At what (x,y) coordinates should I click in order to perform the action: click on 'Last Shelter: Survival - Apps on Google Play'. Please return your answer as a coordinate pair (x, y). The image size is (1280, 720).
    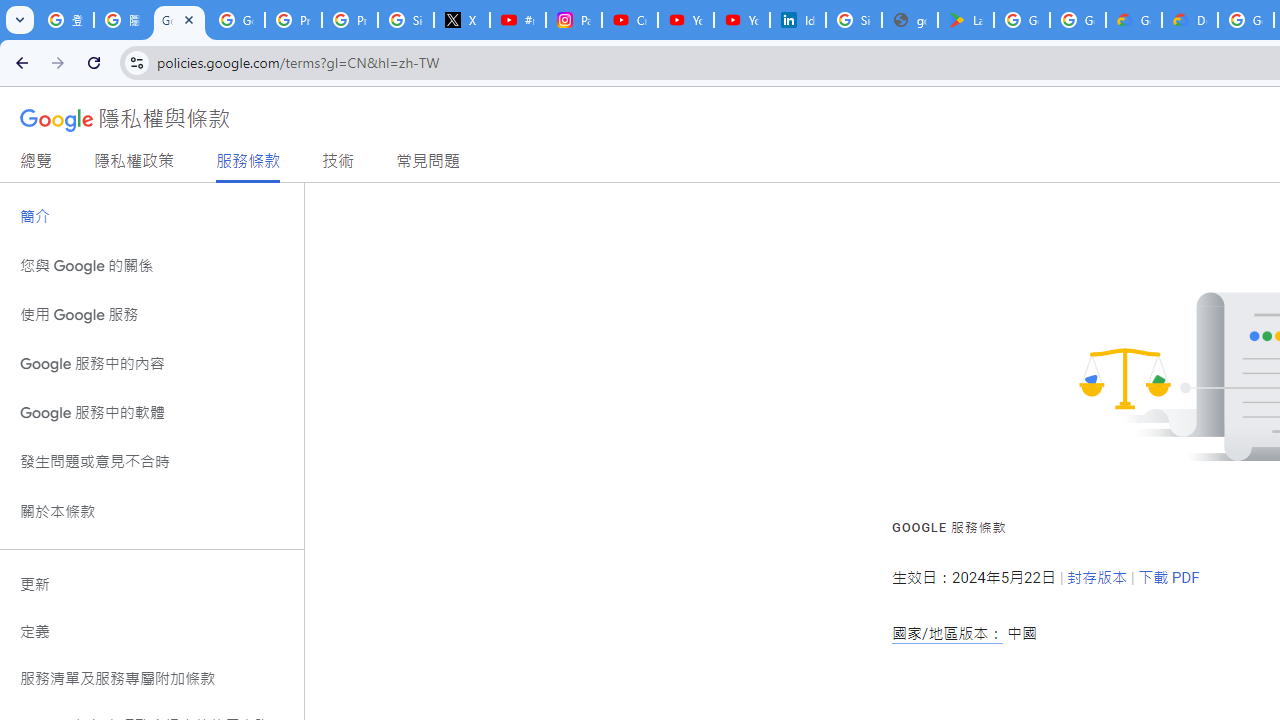
    Looking at the image, I should click on (966, 20).